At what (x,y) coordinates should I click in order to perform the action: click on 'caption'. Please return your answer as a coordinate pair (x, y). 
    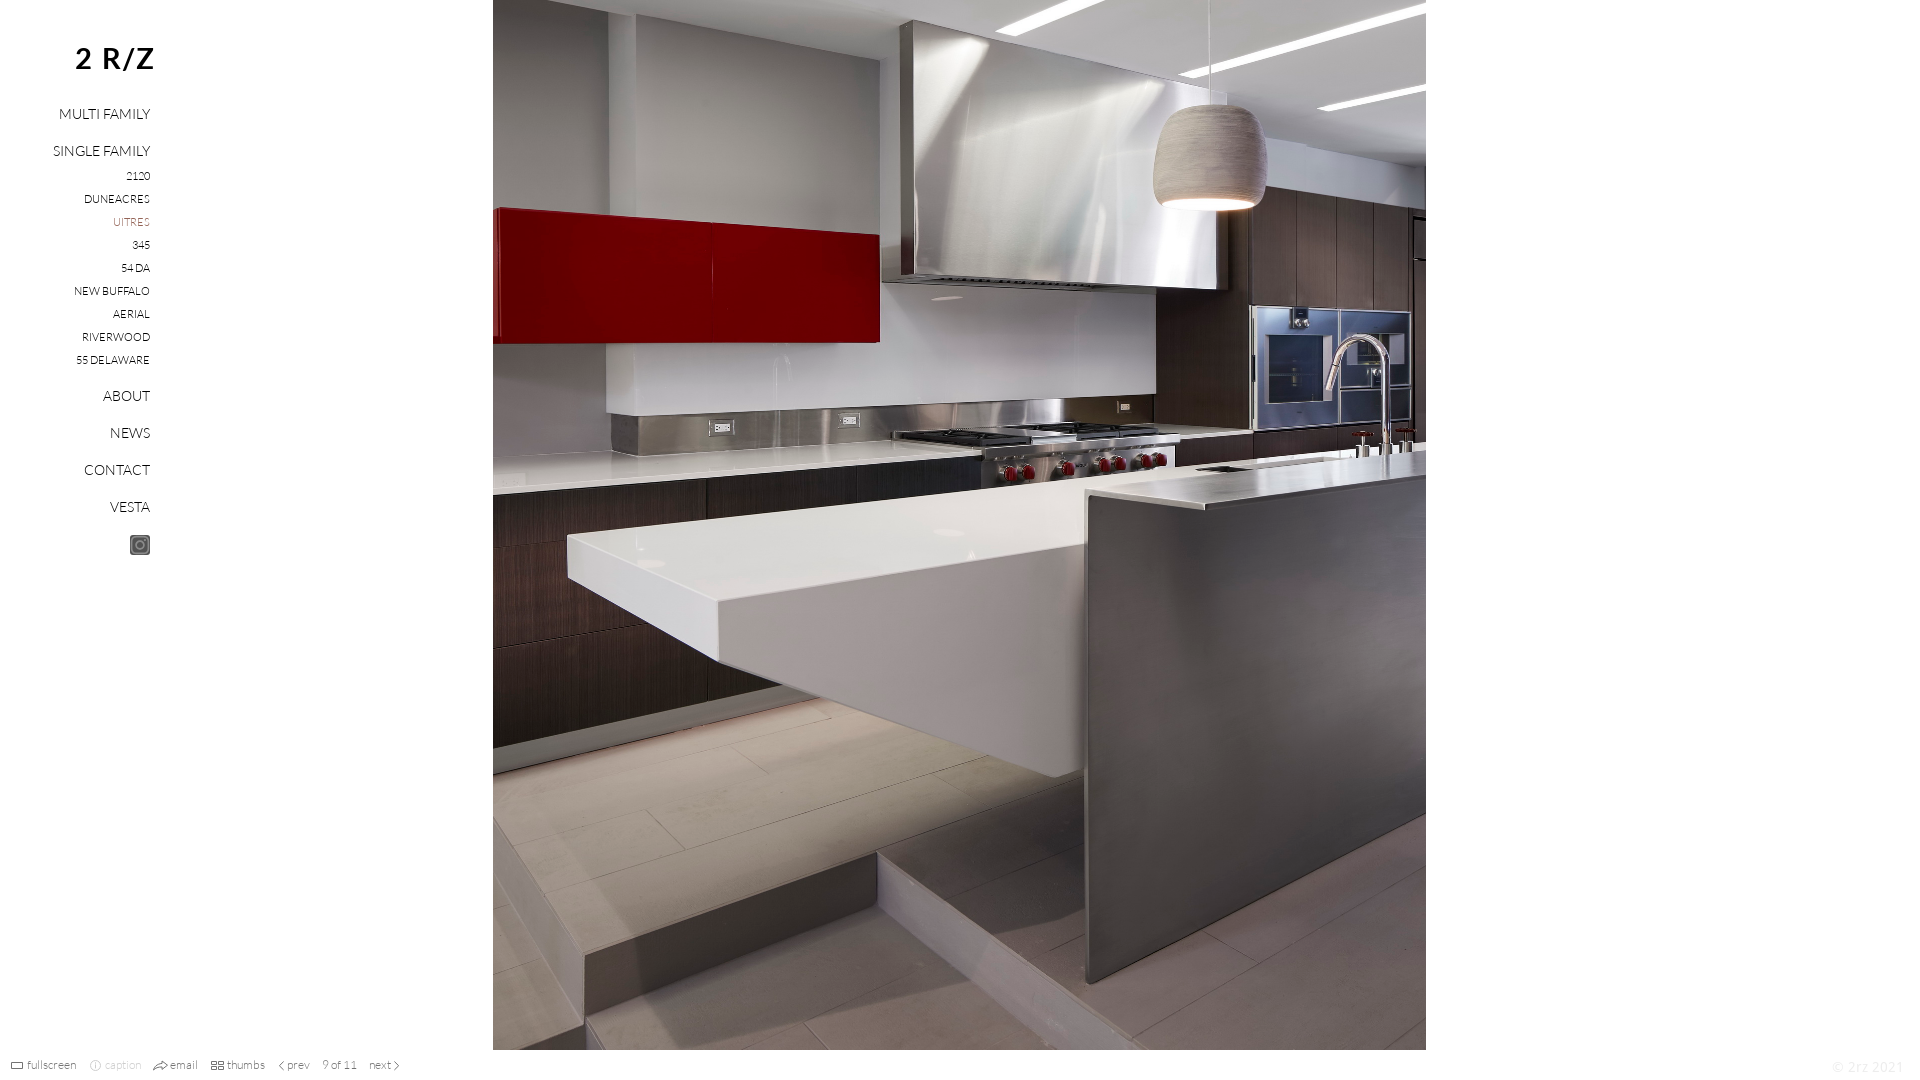
    Looking at the image, I should click on (122, 1062).